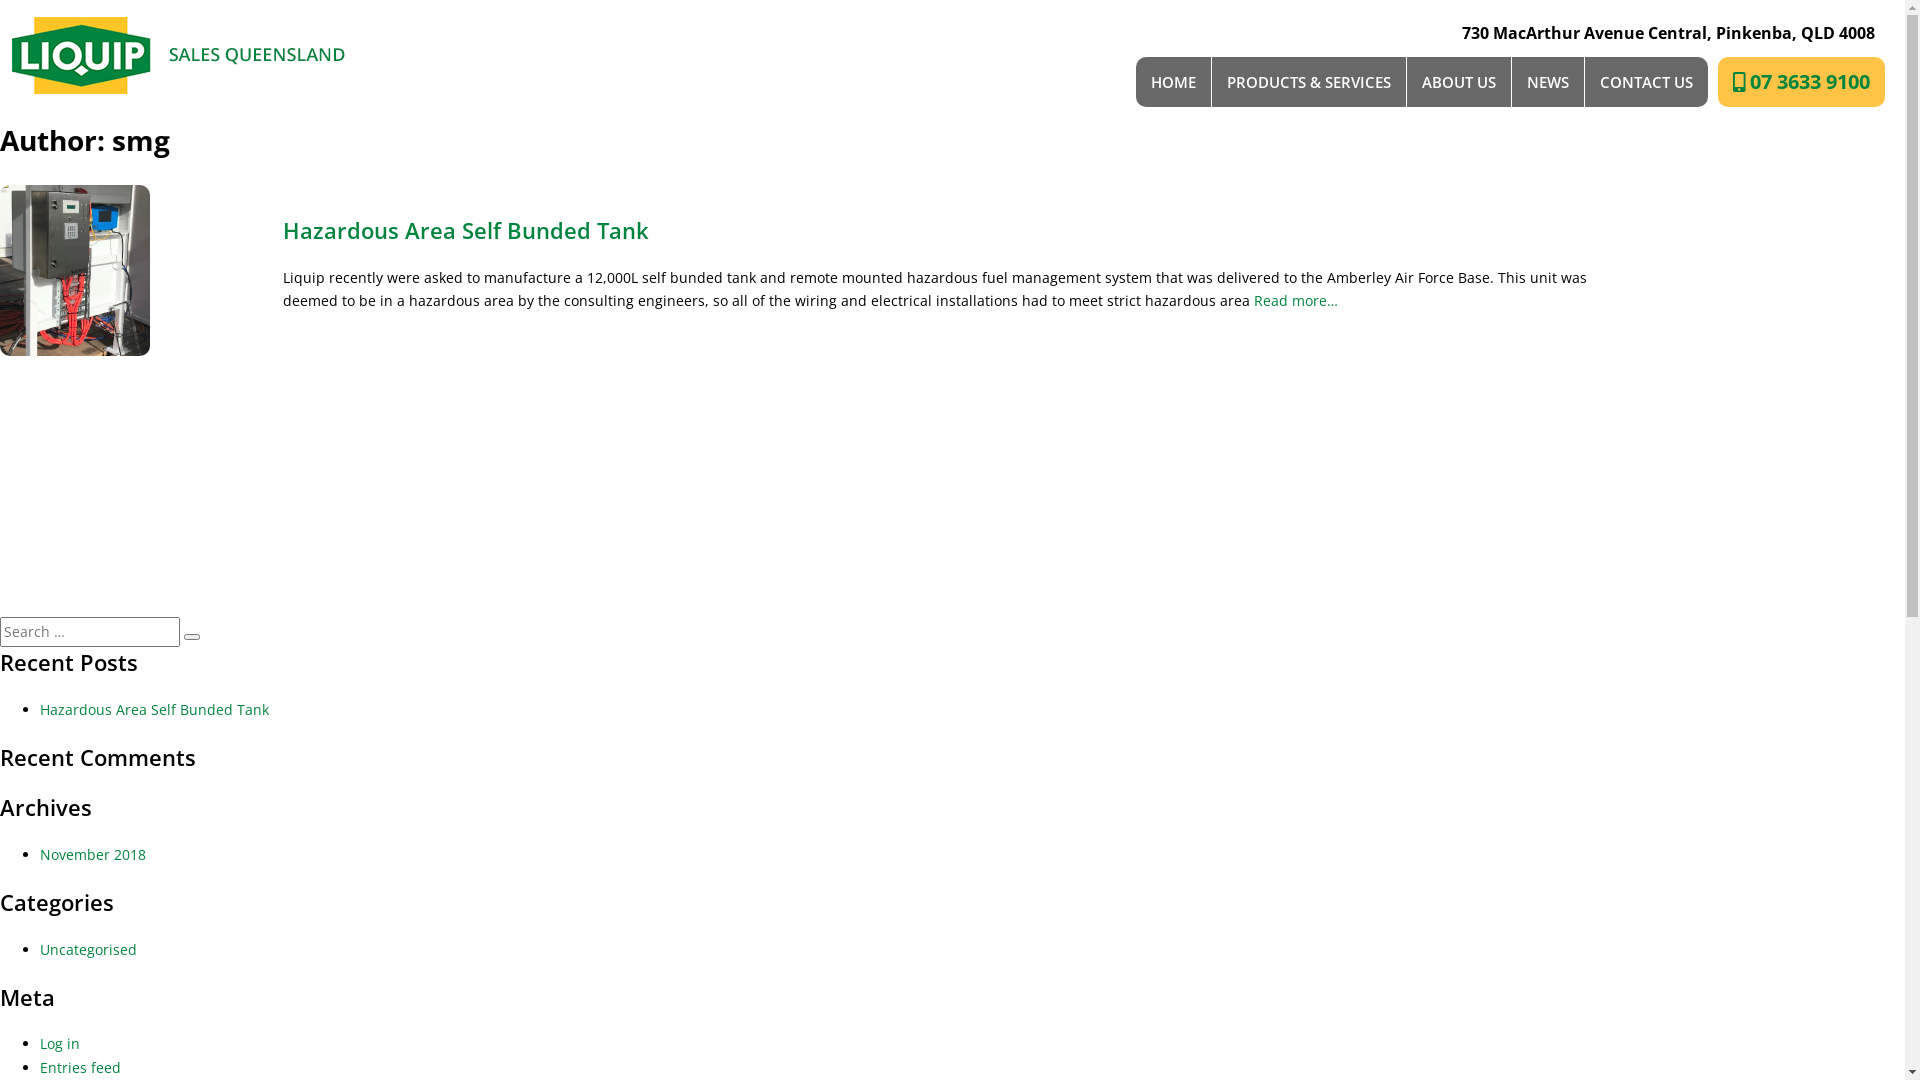  I want to click on 'NEWS', so click(1547, 80).